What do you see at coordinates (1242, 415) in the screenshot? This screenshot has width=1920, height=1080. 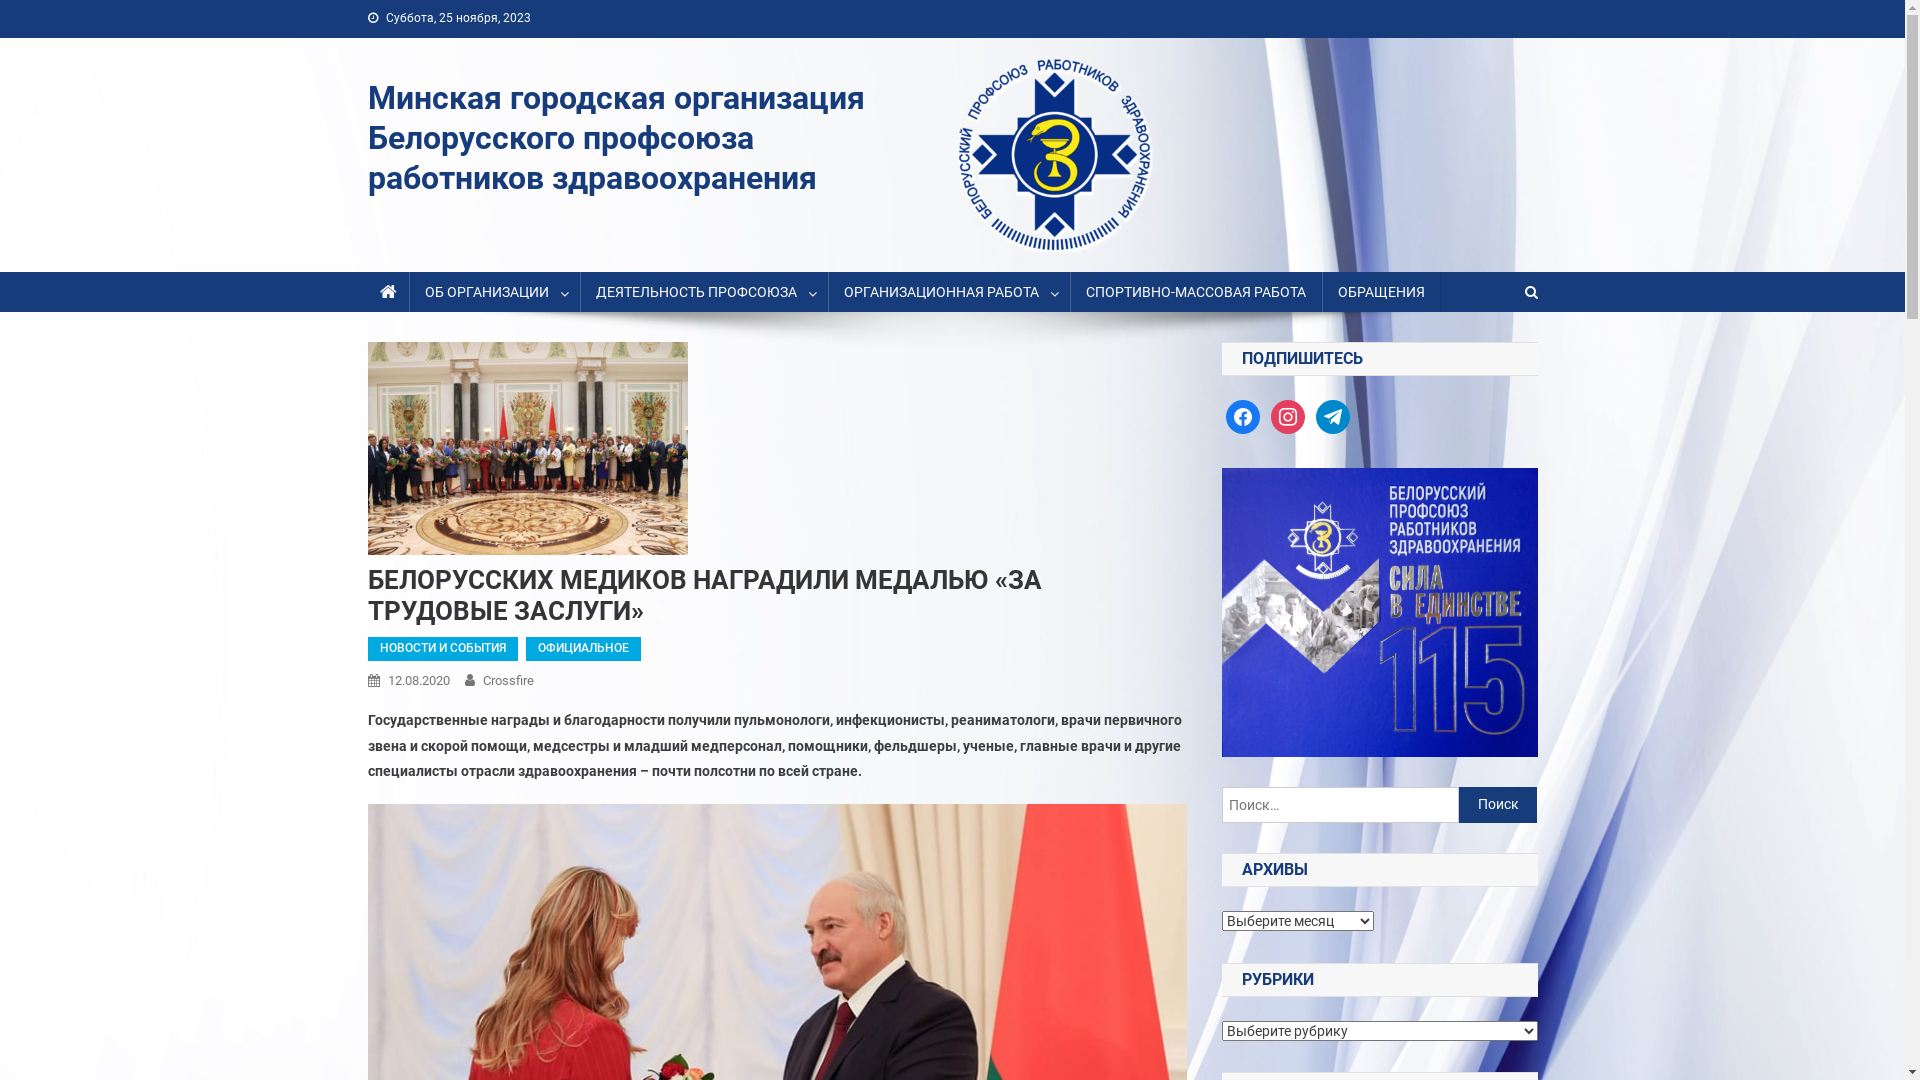 I see `'facebook'` at bounding box center [1242, 415].